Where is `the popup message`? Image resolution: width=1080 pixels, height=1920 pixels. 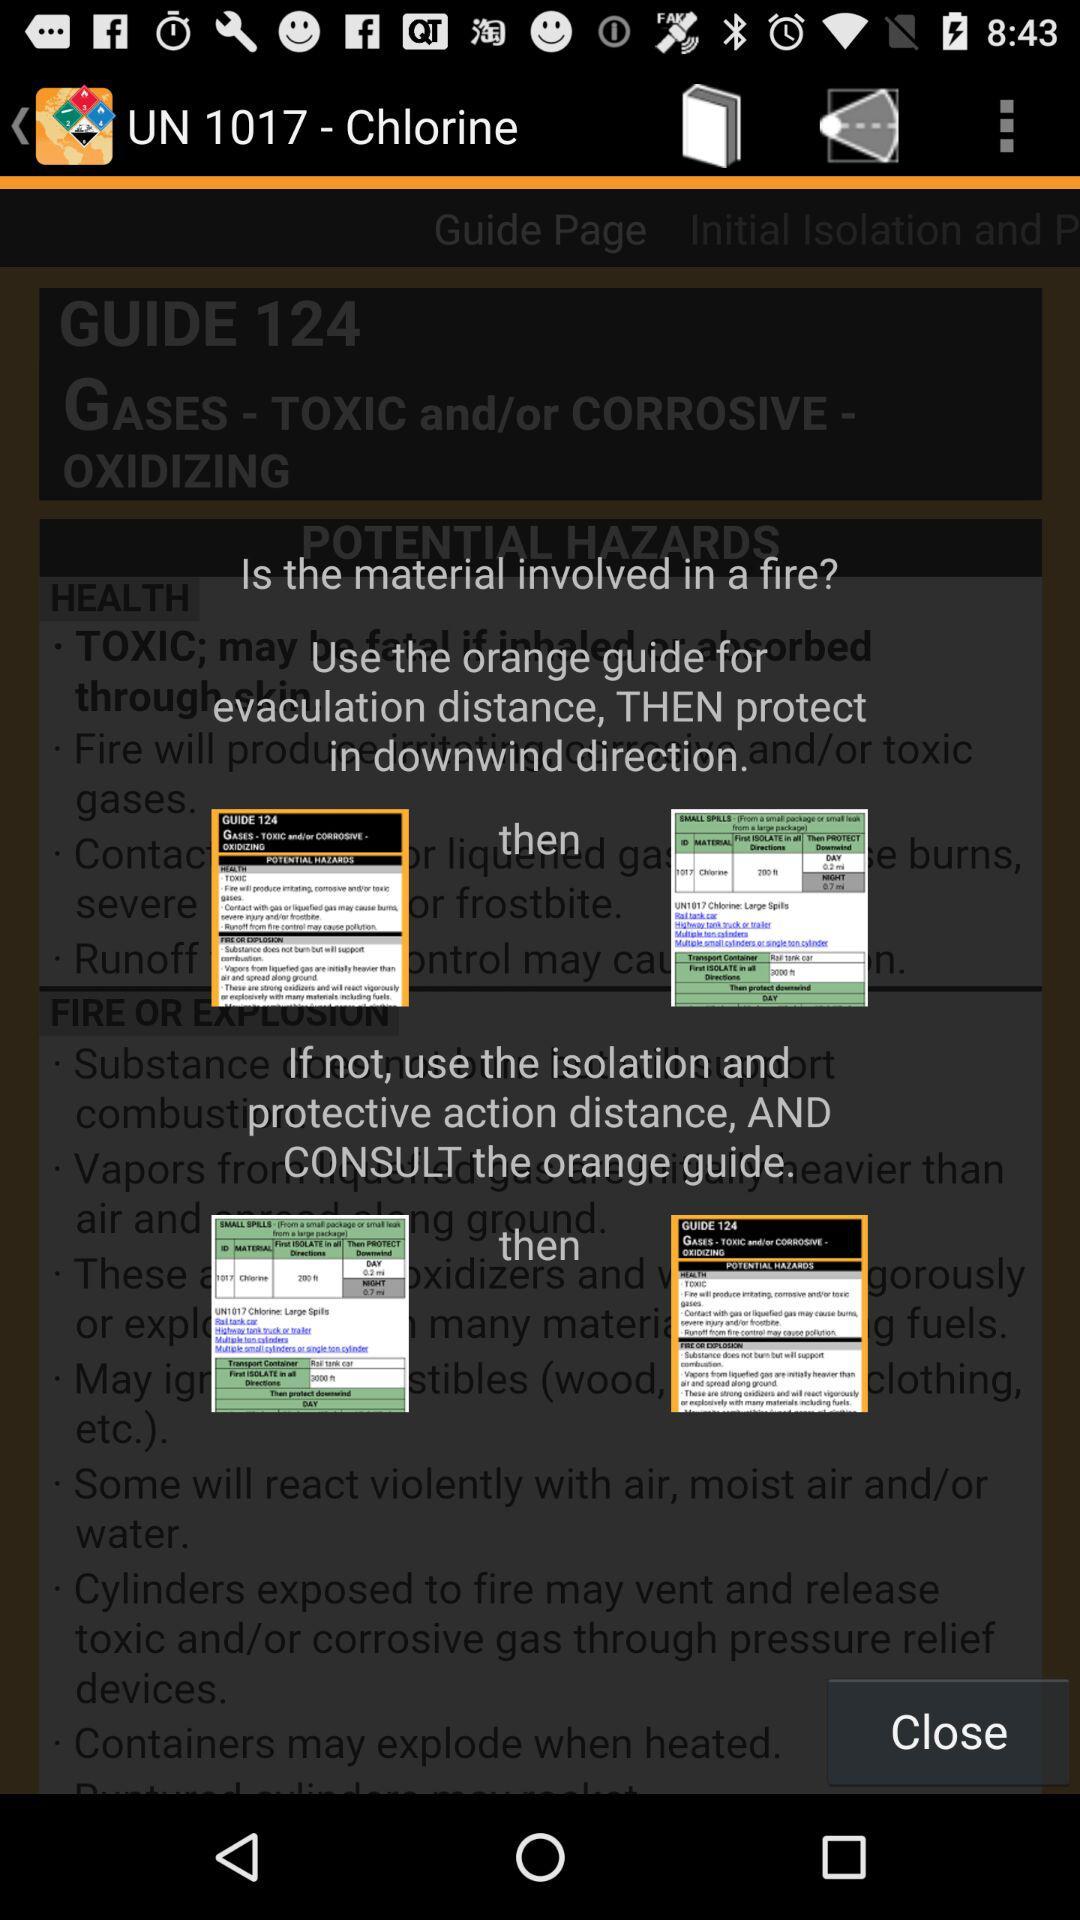
the popup message is located at coordinates (540, 1030).